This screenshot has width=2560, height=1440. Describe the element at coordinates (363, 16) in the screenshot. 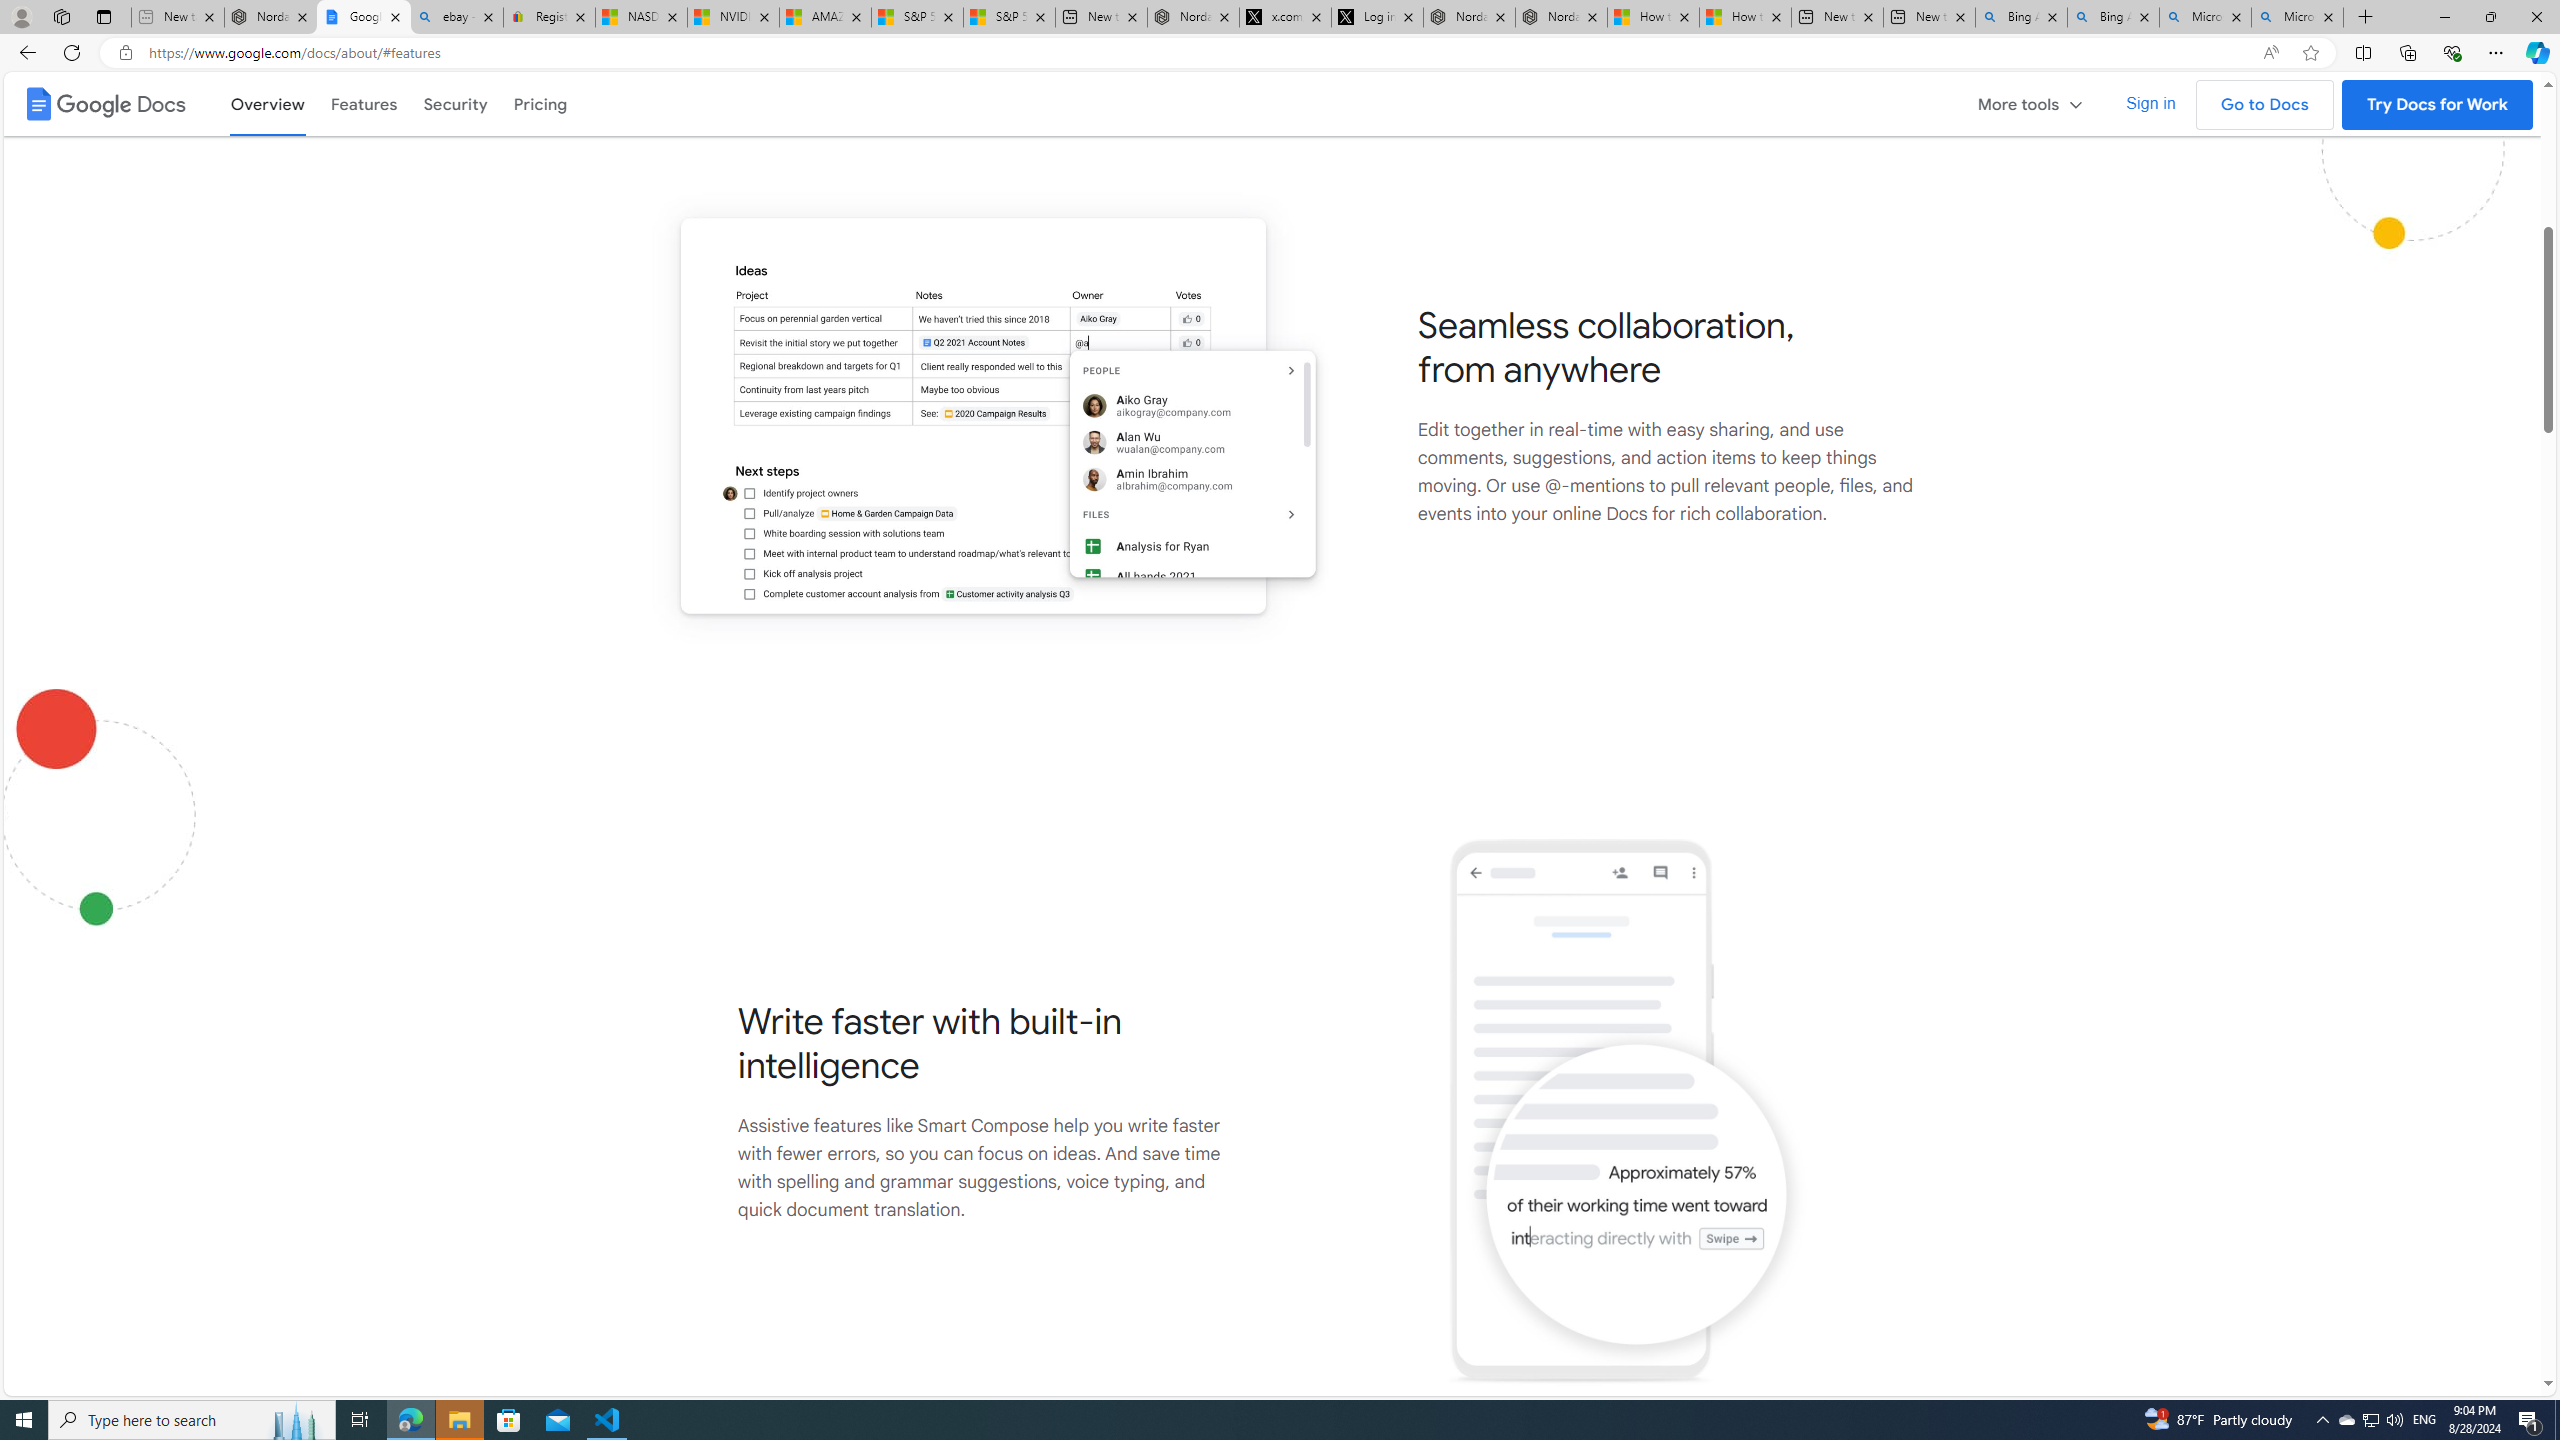

I see `'Google Docs: Online Document Editor | Google Workspace'` at that location.